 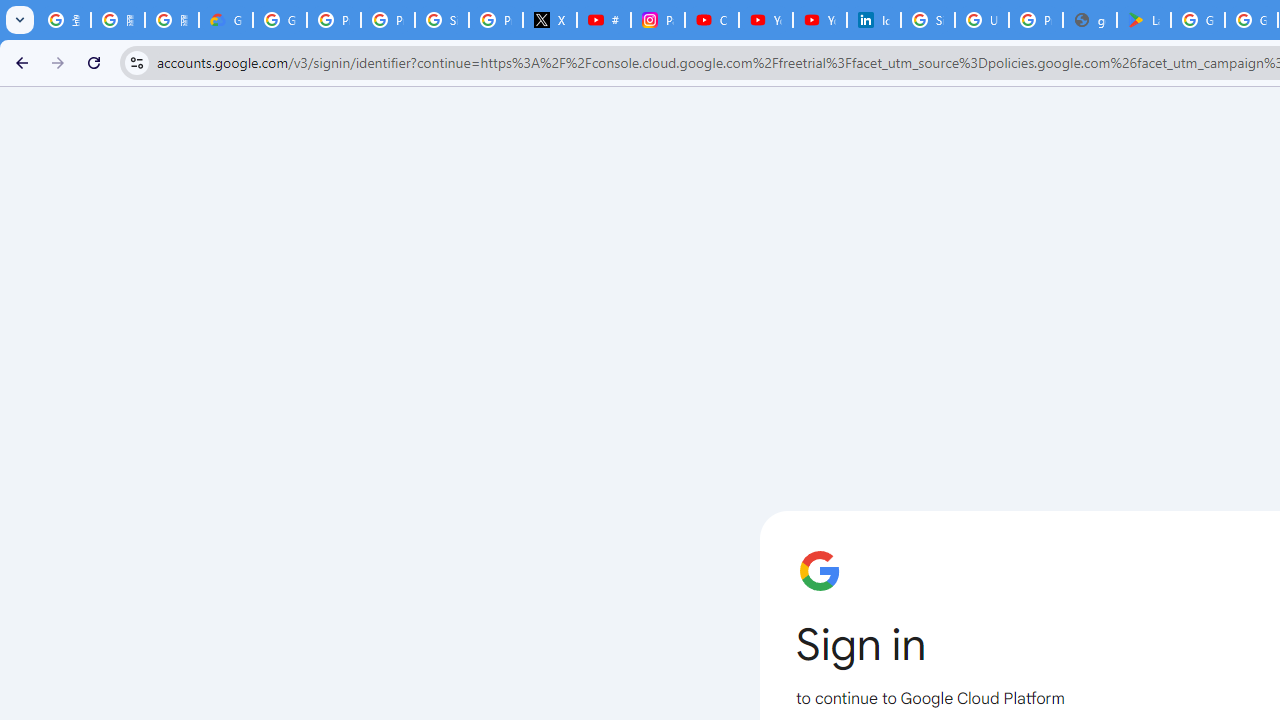 I want to click on 'google_privacy_policy_en.pdf', so click(x=1088, y=20).